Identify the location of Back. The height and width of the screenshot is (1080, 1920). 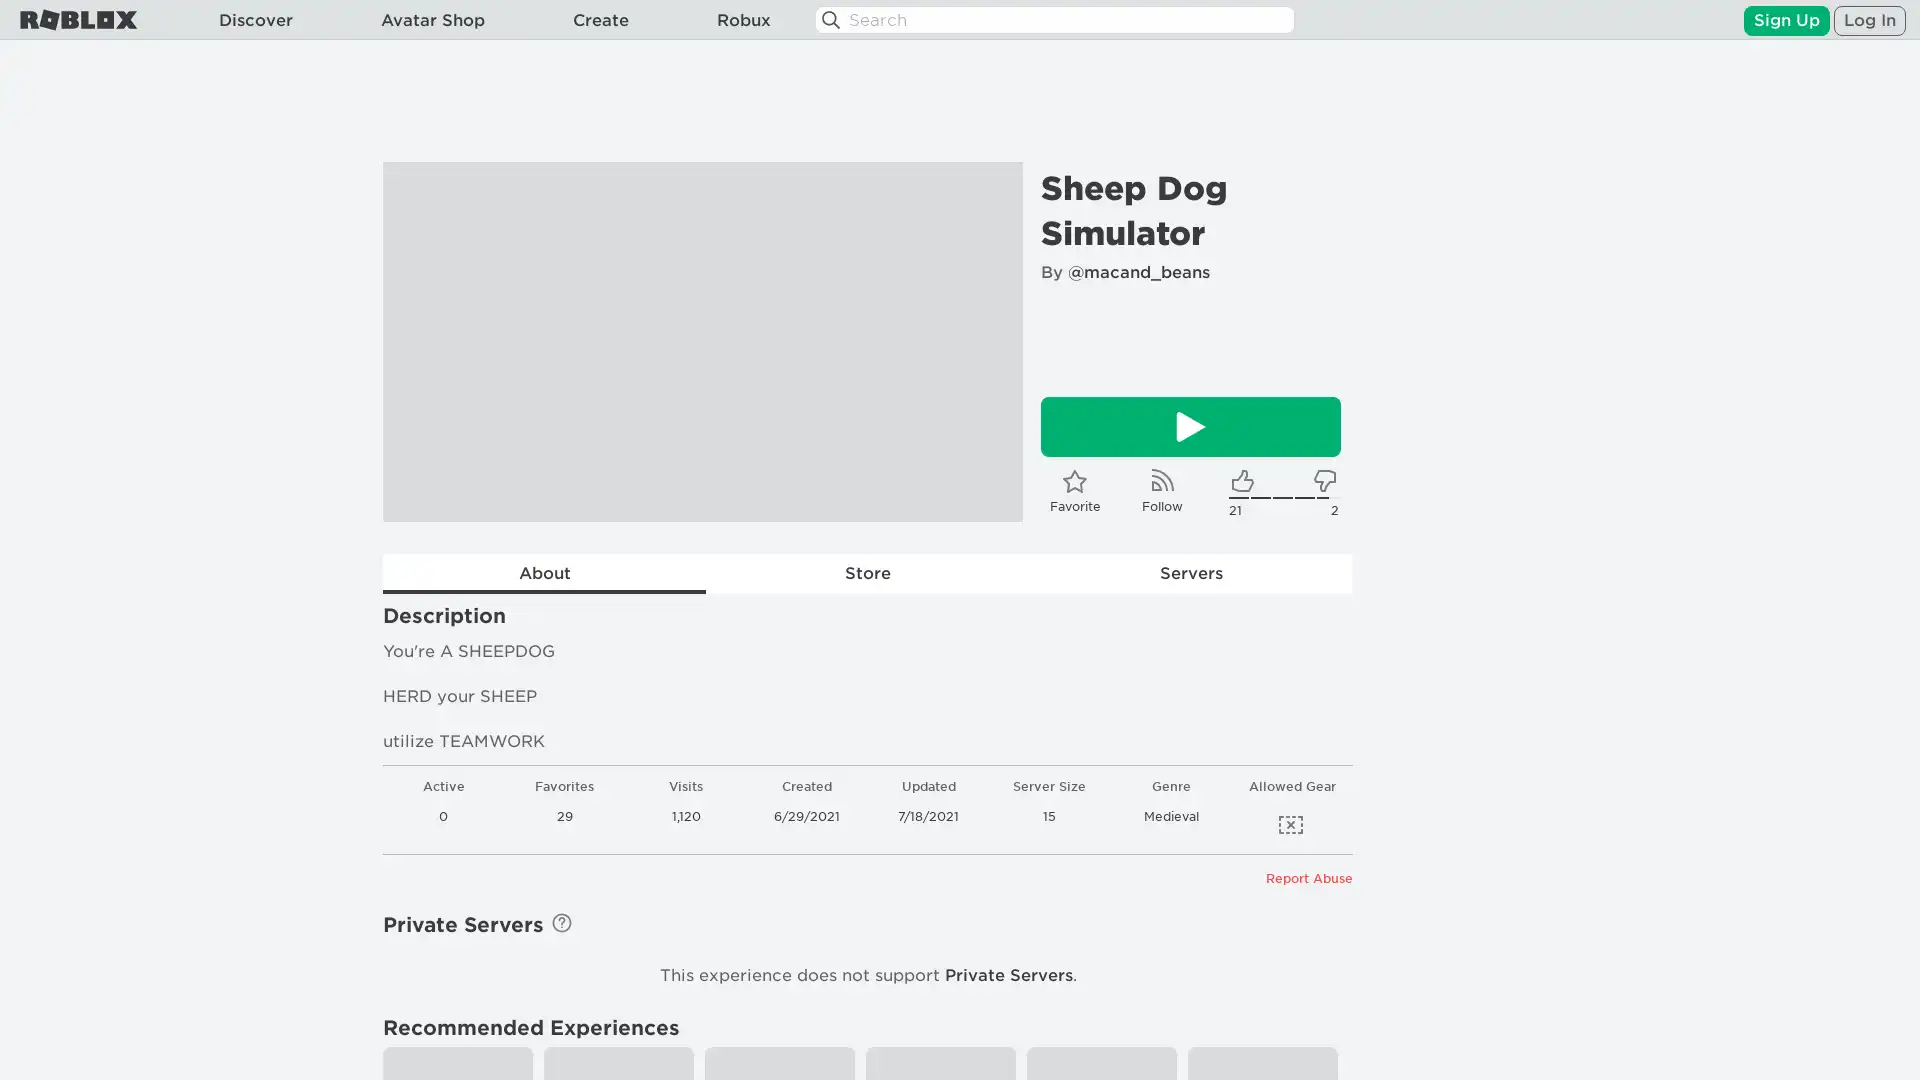
(424, 341).